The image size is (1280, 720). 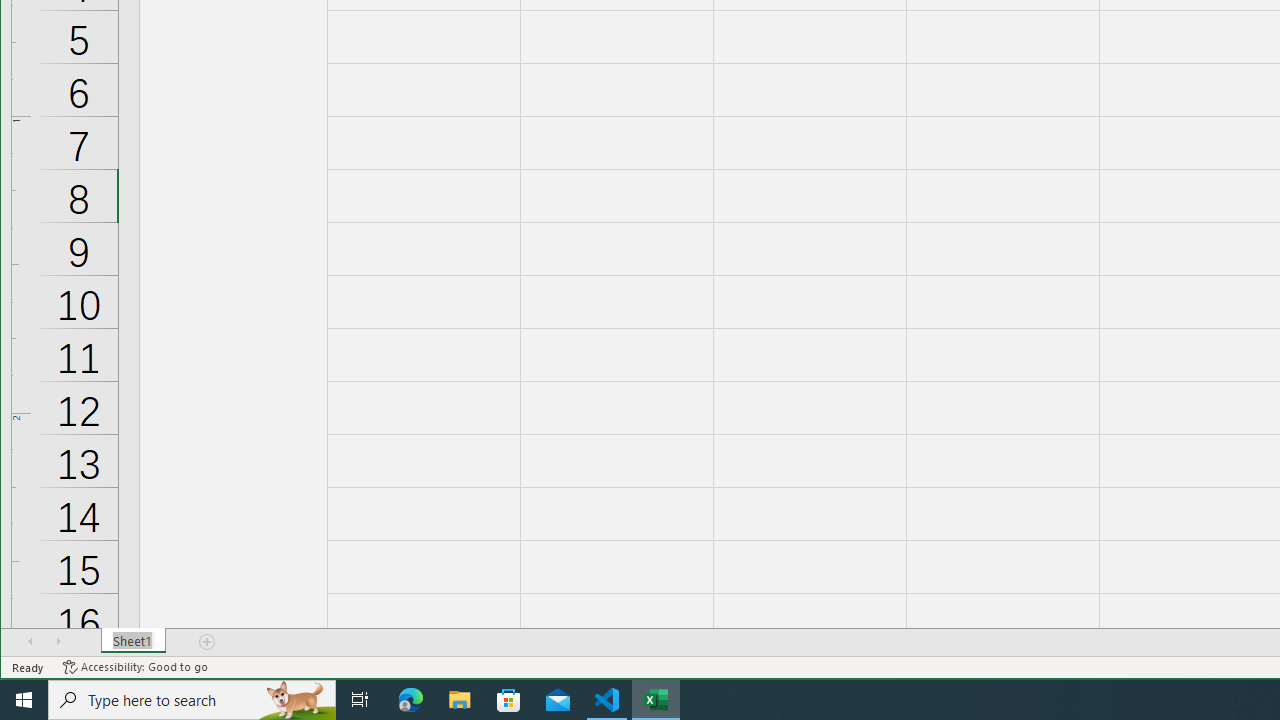 I want to click on 'Start', so click(x=24, y=698).